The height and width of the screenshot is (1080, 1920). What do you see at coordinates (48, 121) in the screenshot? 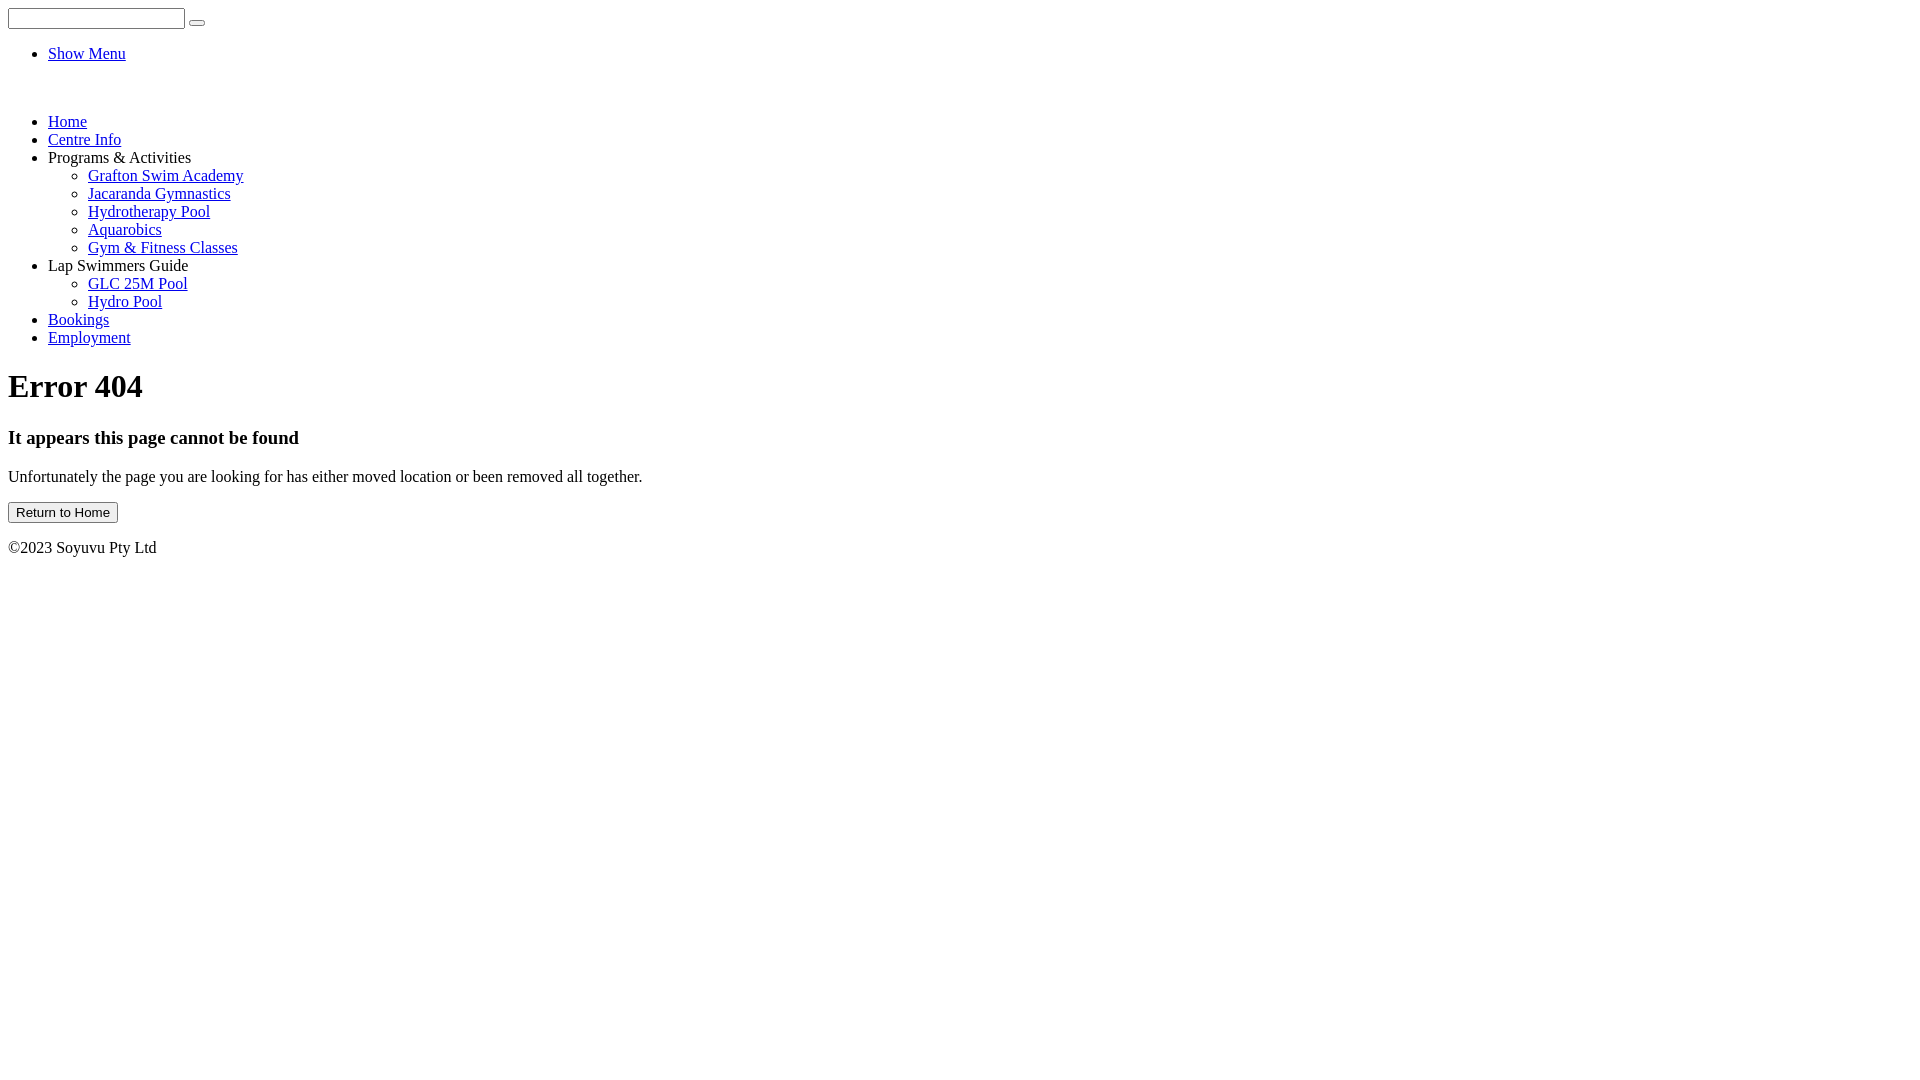
I see `'Home'` at bounding box center [48, 121].